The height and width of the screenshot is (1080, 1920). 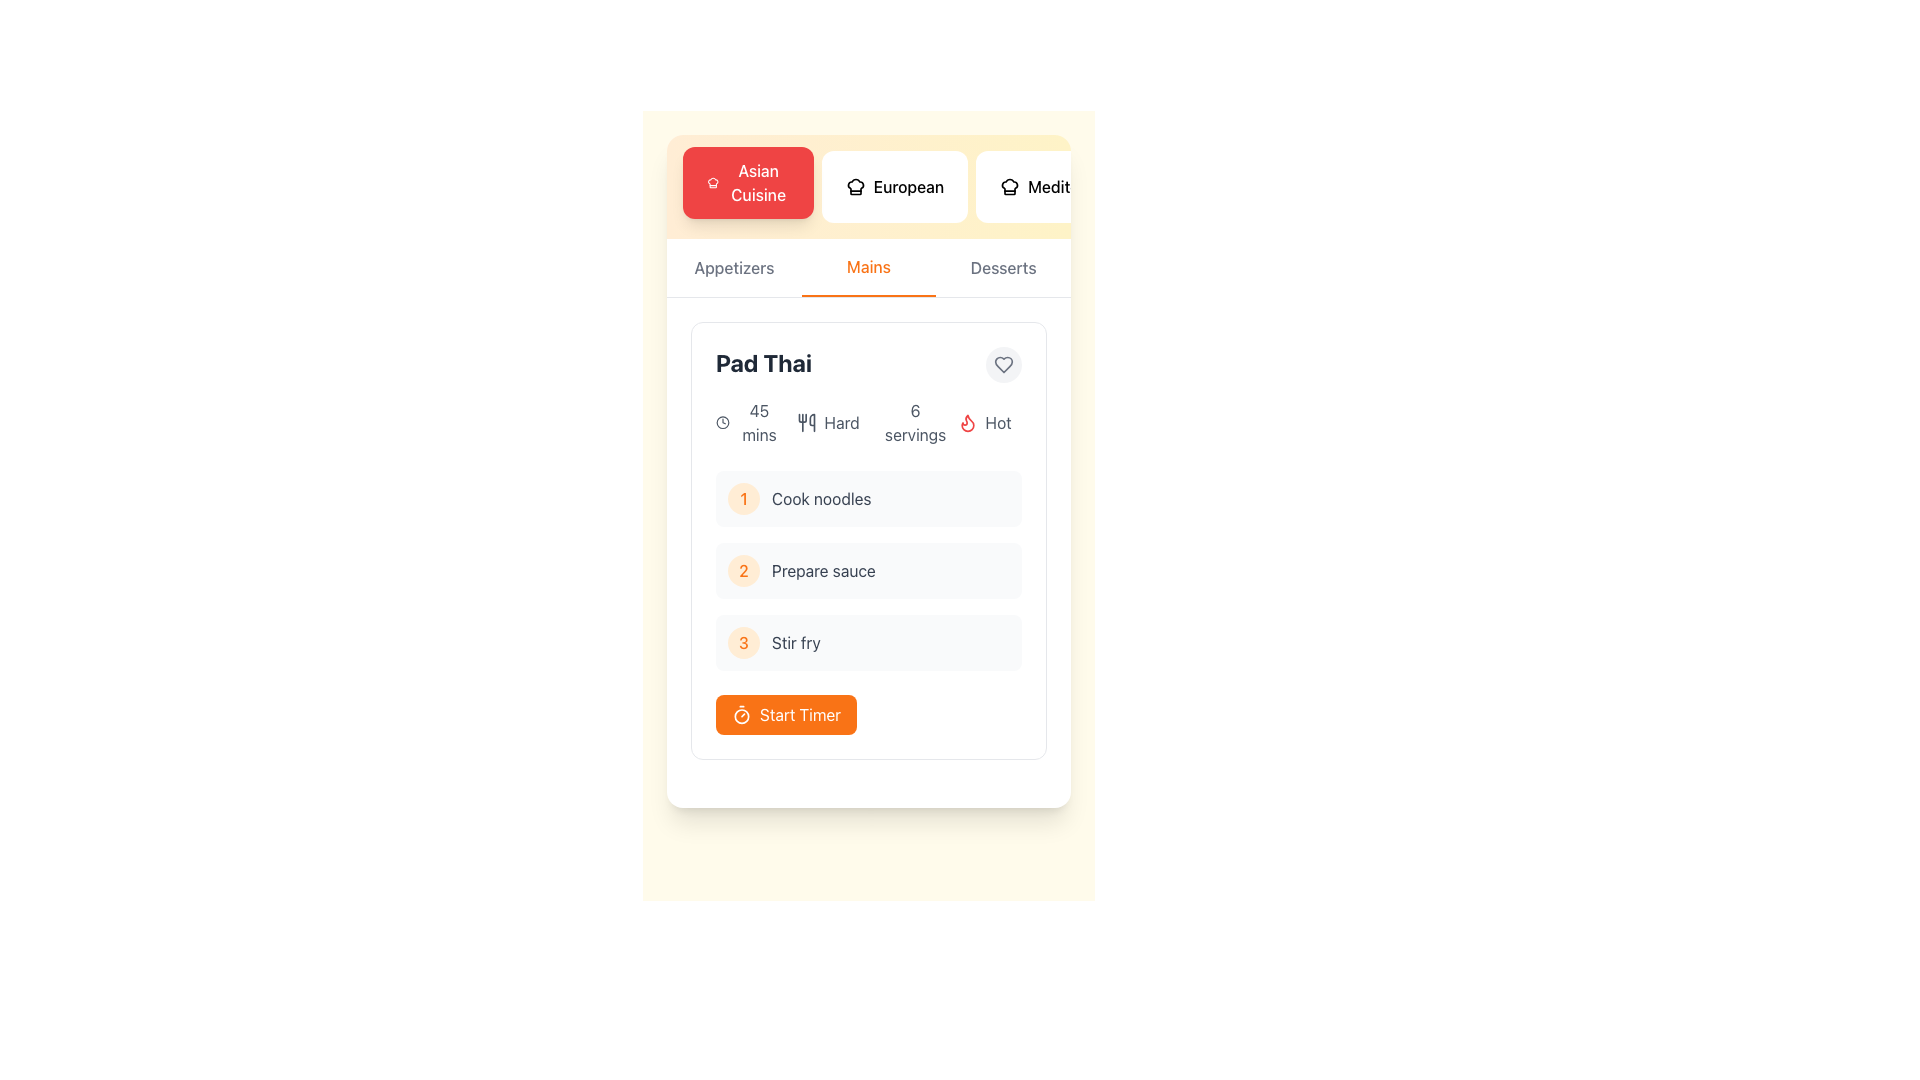 What do you see at coordinates (1003, 266) in the screenshot?
I see `the 'Desserts' text label in the navigation bar` at bounding box center [1003, 266].